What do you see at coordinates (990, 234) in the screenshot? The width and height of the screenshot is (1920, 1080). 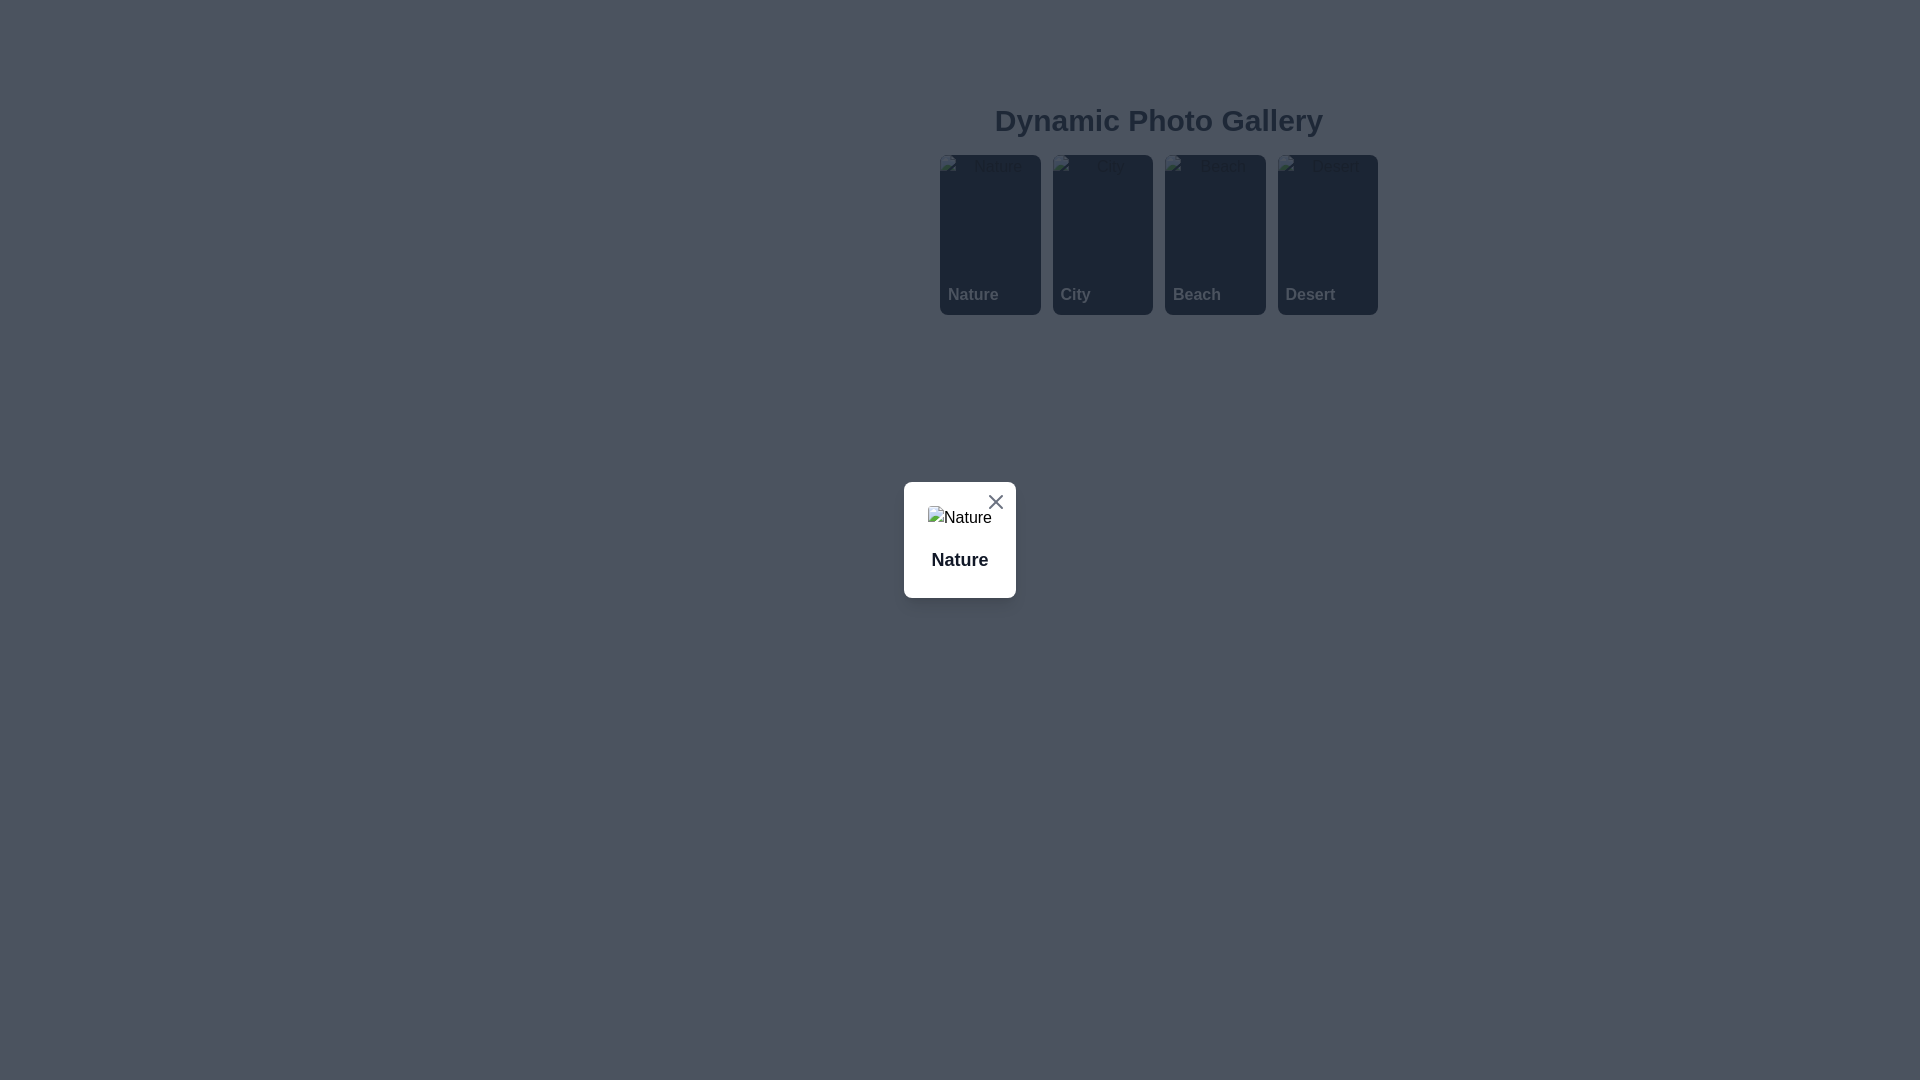 I see `the 'Nature' category card located in the top-left corner of a 2x4 grid layout` at bounding box center [990, 234].